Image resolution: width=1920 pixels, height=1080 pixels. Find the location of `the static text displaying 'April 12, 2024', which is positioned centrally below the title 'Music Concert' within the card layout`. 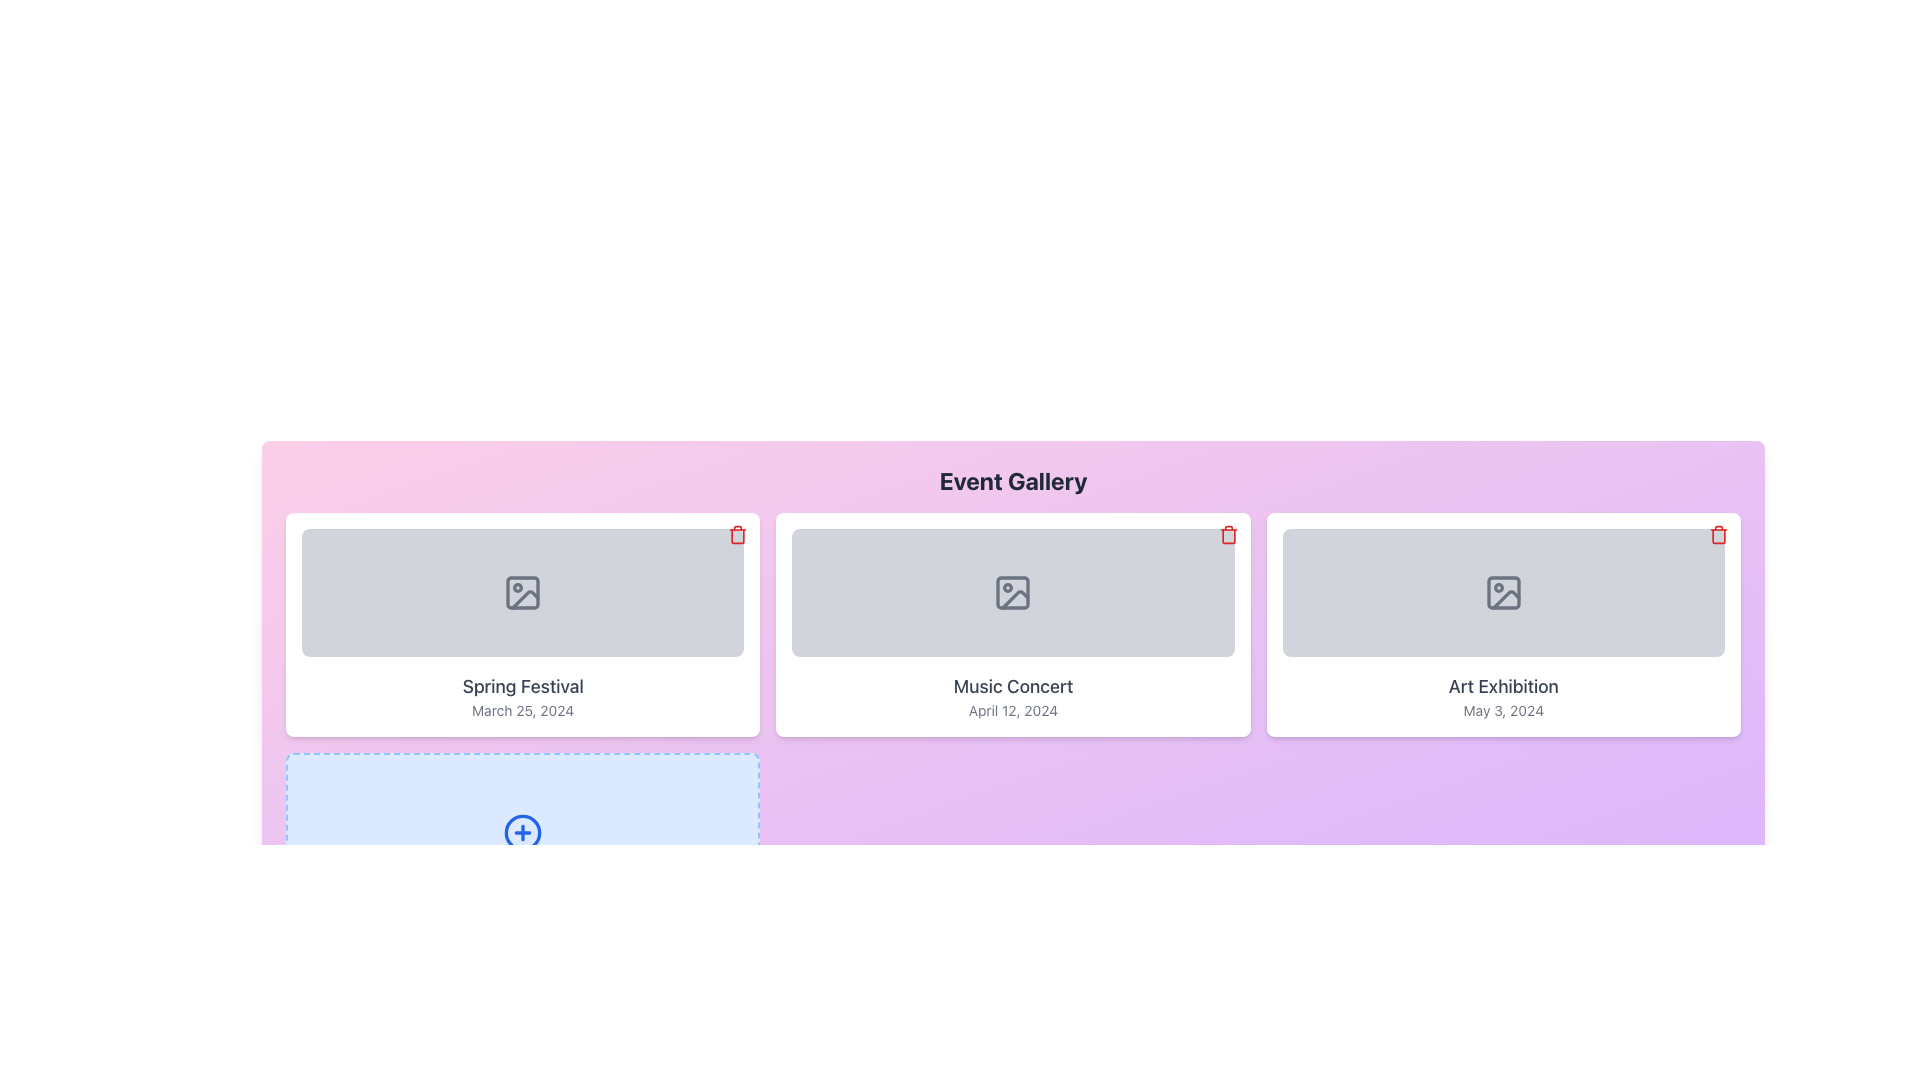

the static text displaying 'April 12, 2024', which is positioned centrally below the title 'Music Concert' within the card layout is located at coordinates (1013, 709).